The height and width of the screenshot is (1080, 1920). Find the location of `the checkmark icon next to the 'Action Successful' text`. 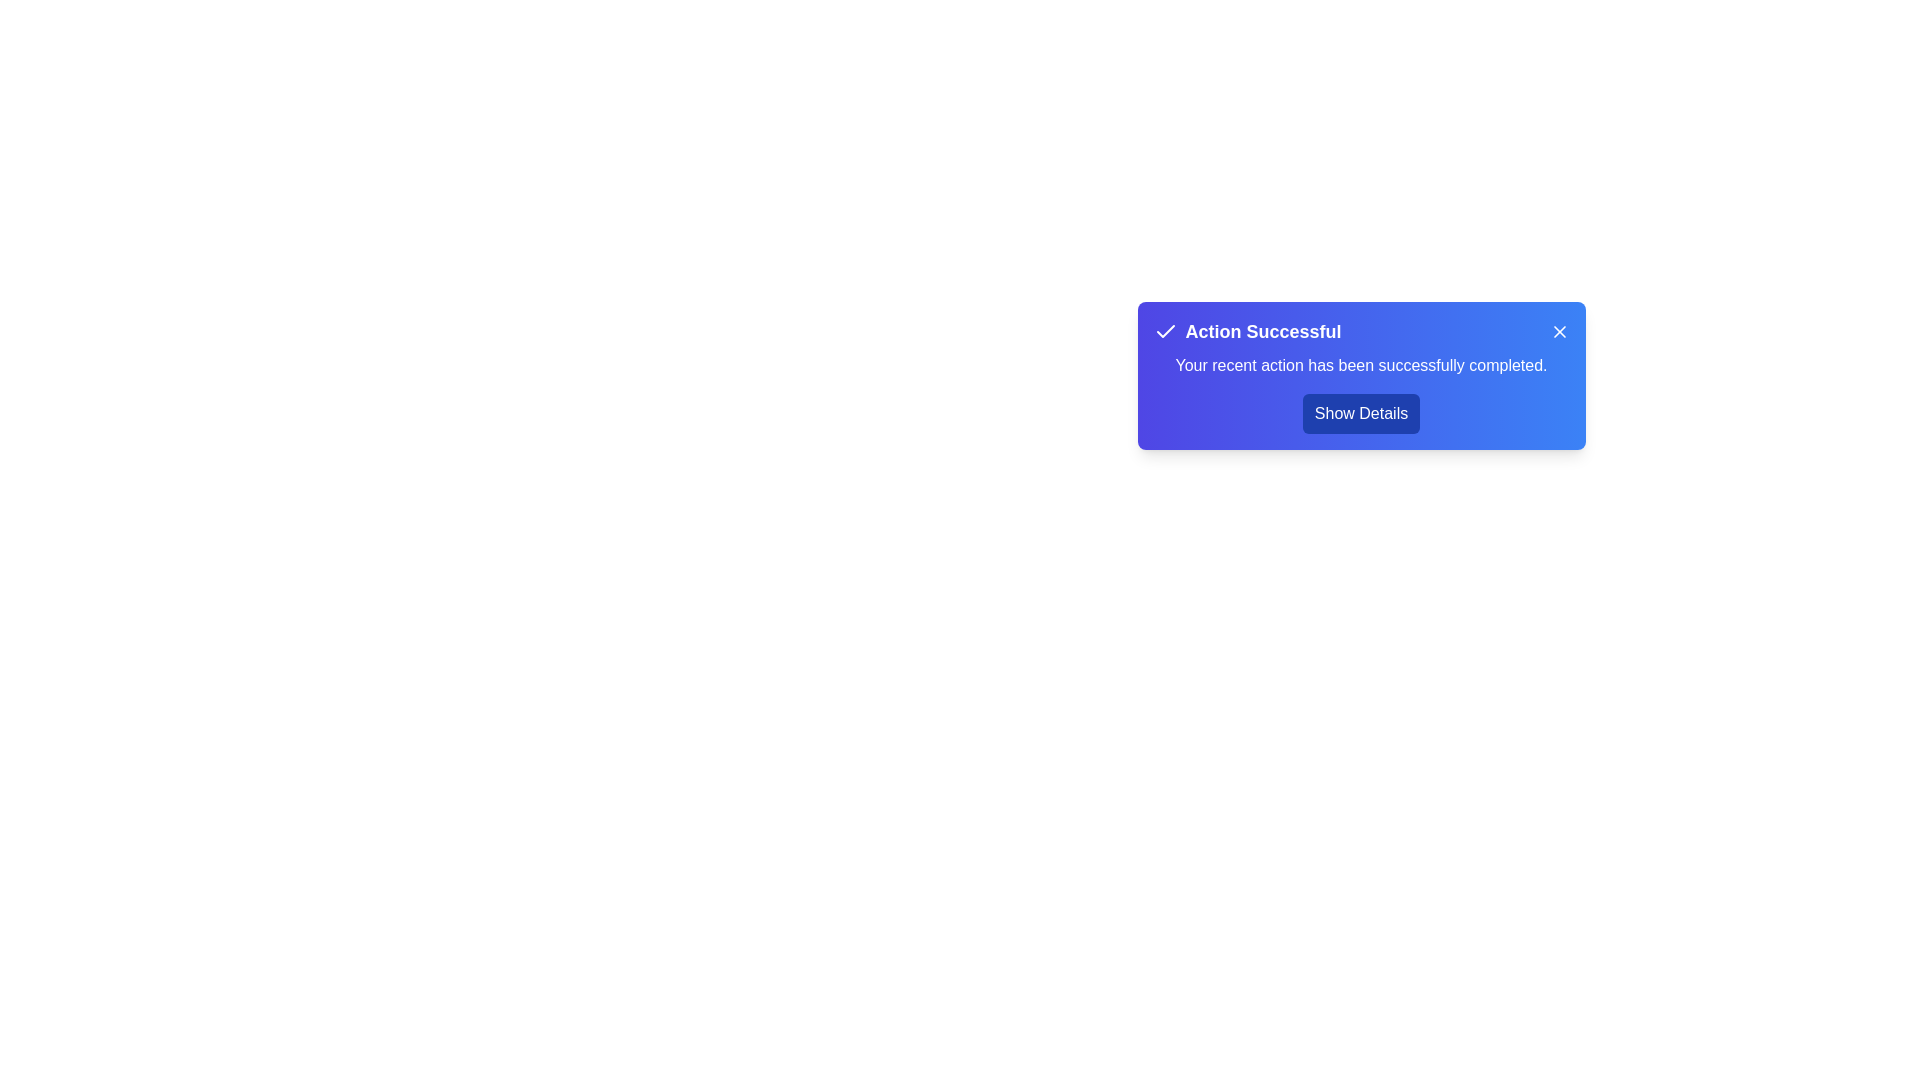

the checkmark icon next to the 'Action Successful' text is located at coordinates (1165, 330).